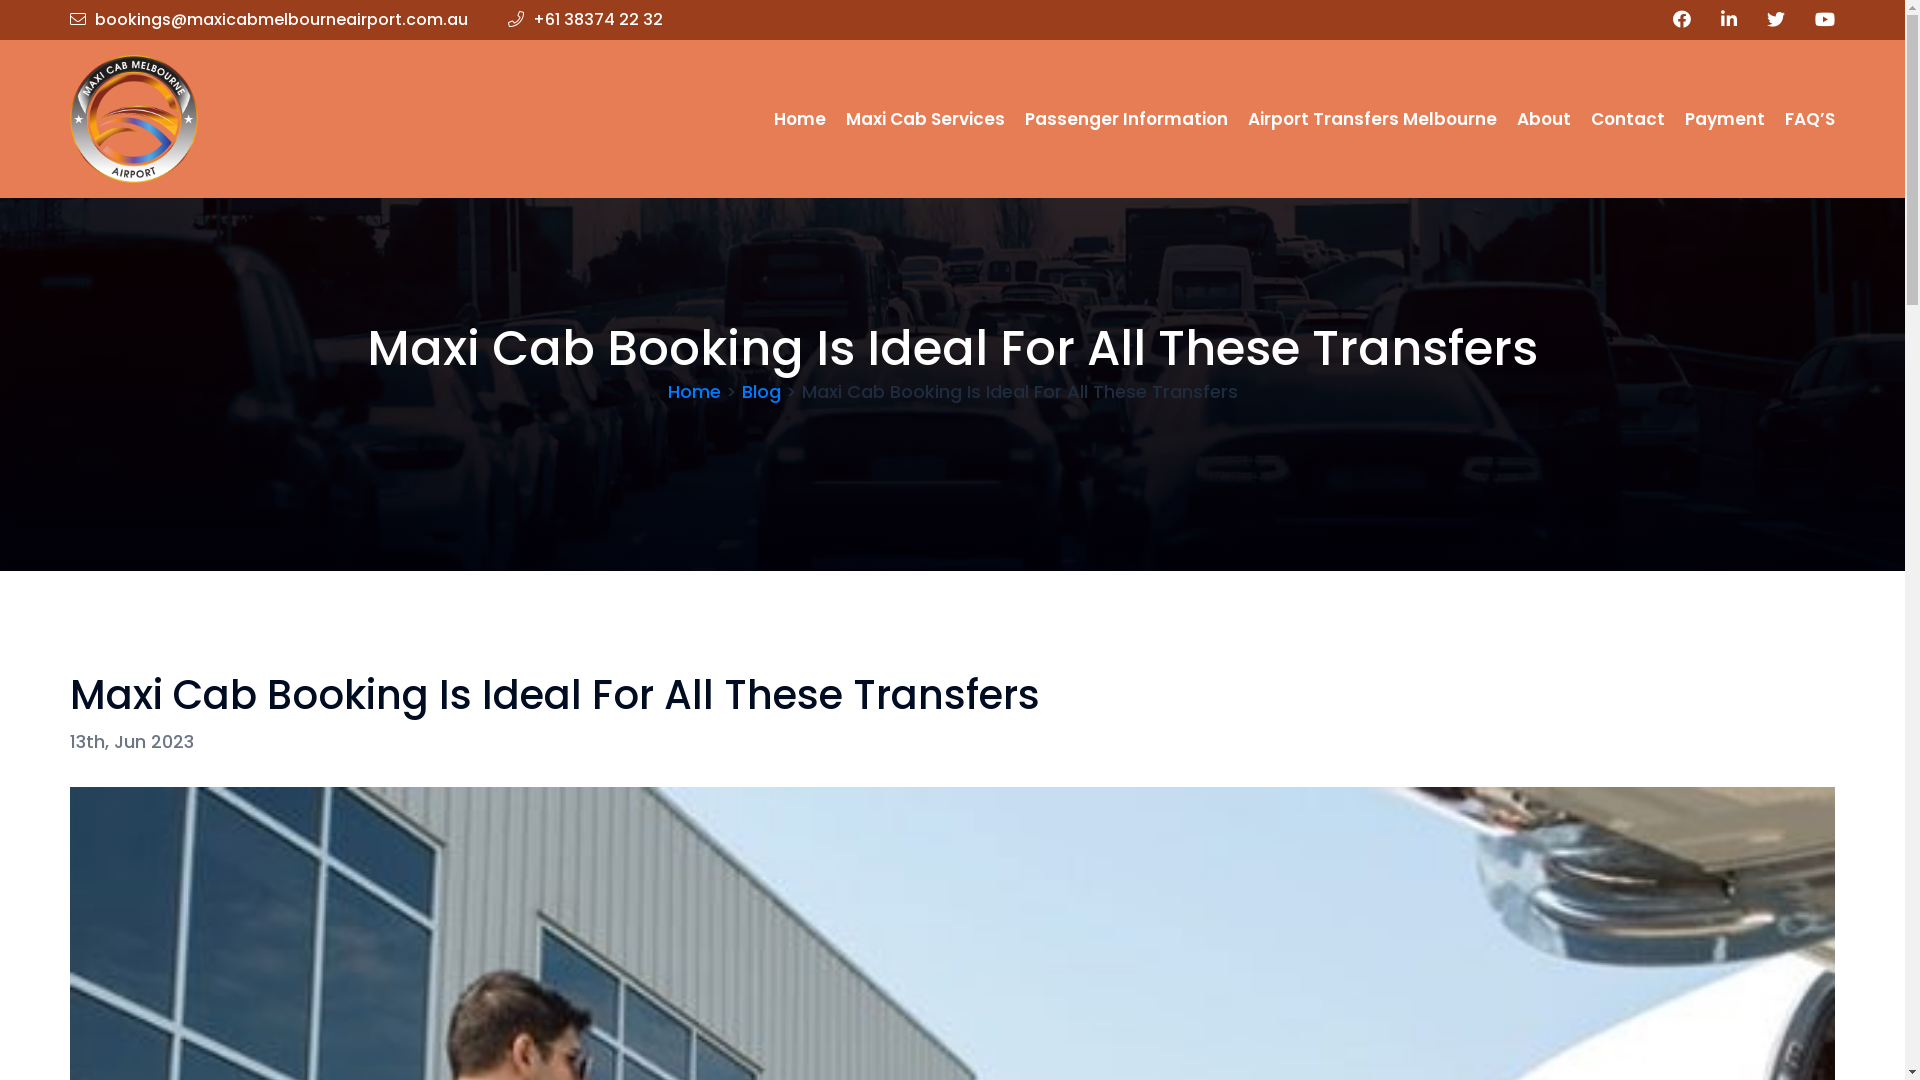 The height and width of the screenshot is (1080, 1920). Describe the element at coordinates (800, 119) in the screenshot. I see `'Home'` at that location.